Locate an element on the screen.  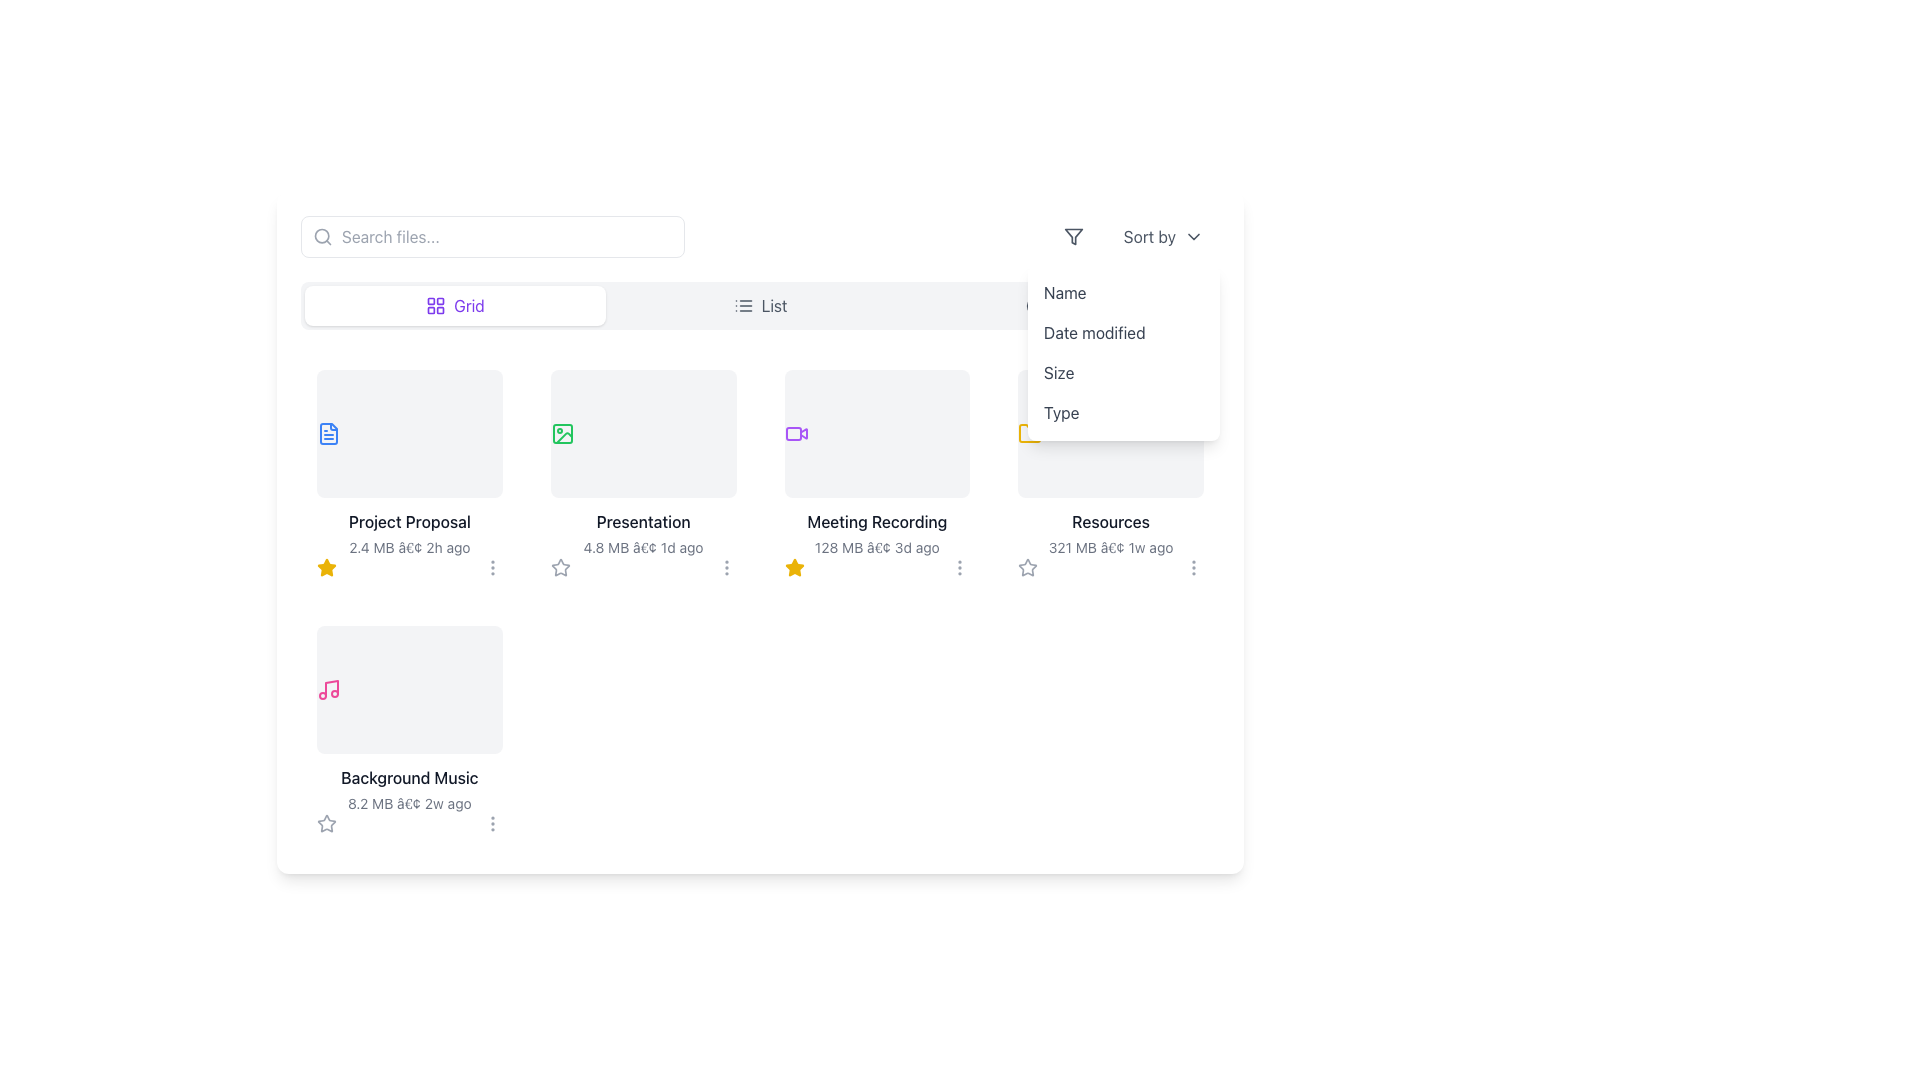
the 'Project Proposal' file card located in the top row of the grid layout is located at coordinates (408, 463).